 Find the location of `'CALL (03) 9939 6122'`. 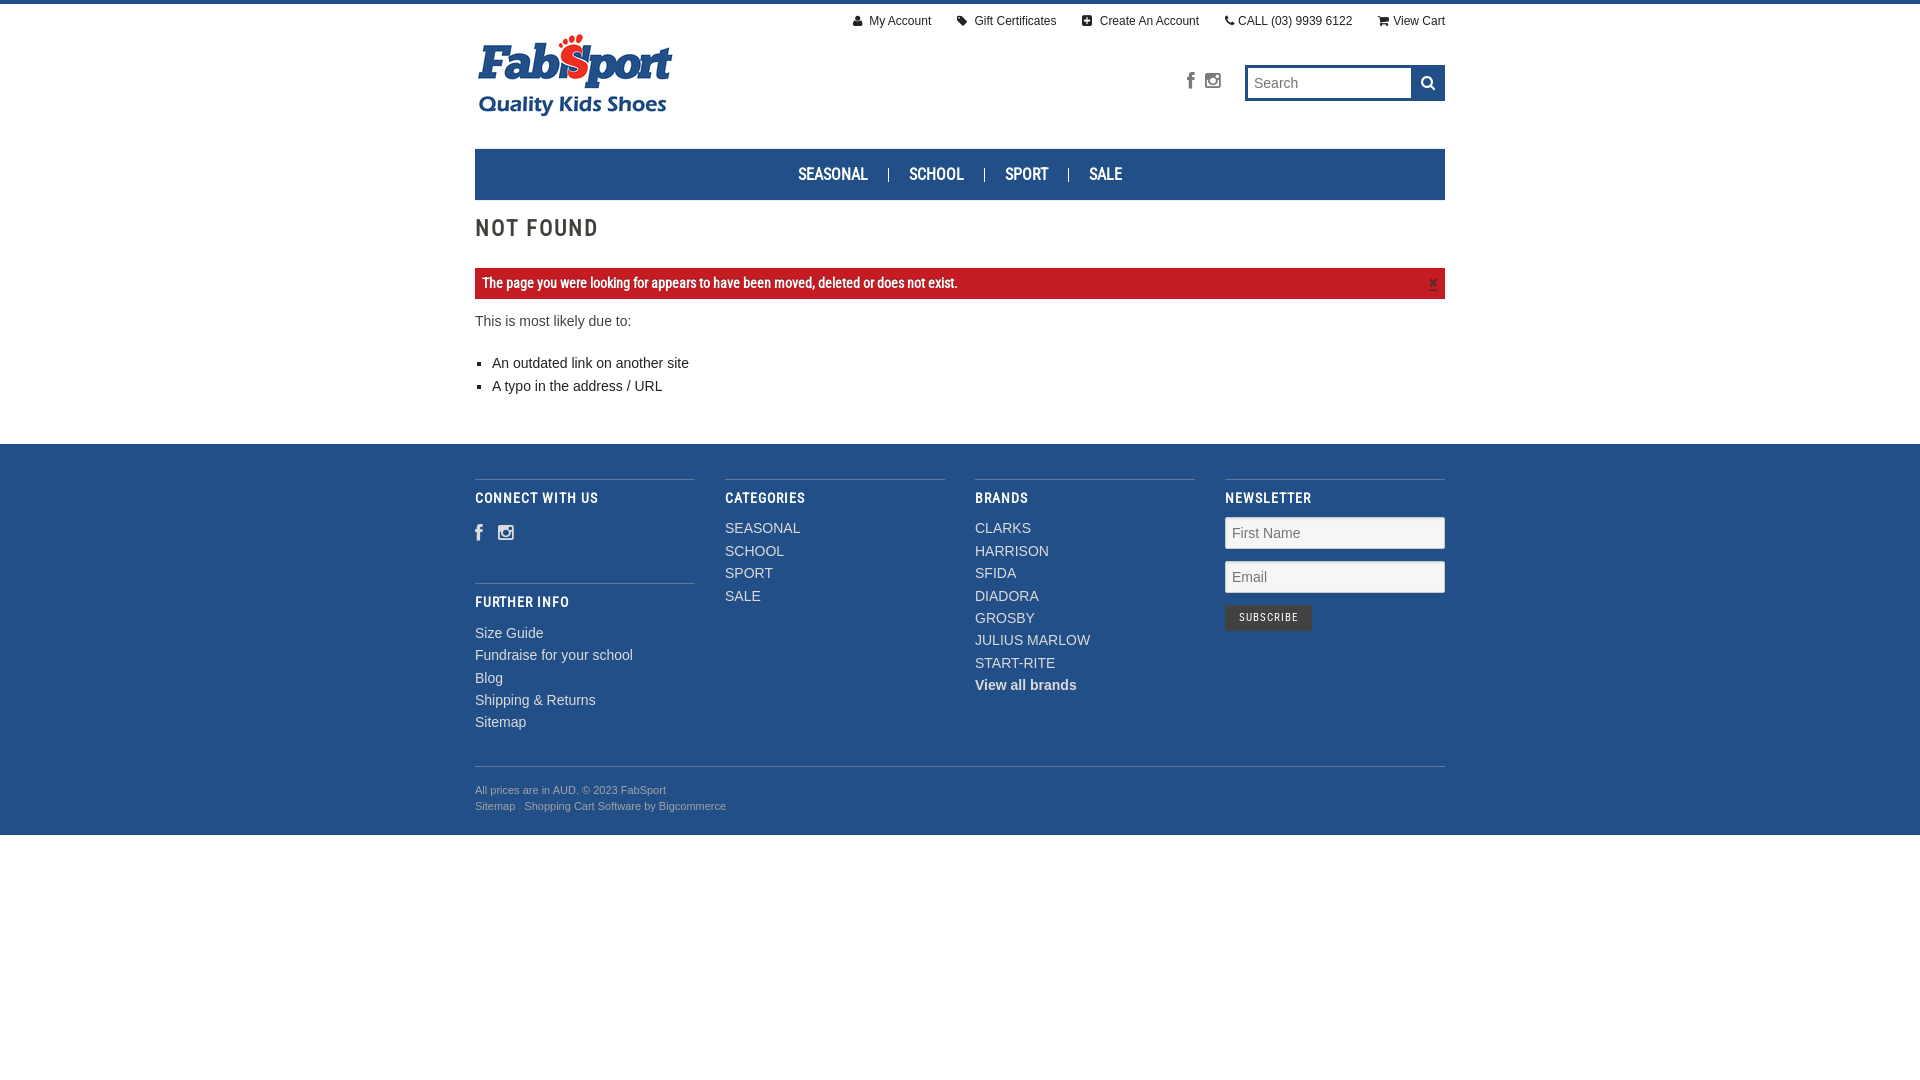

'CALL (03) 9939 6122' is located at coordinates (1223, 21).